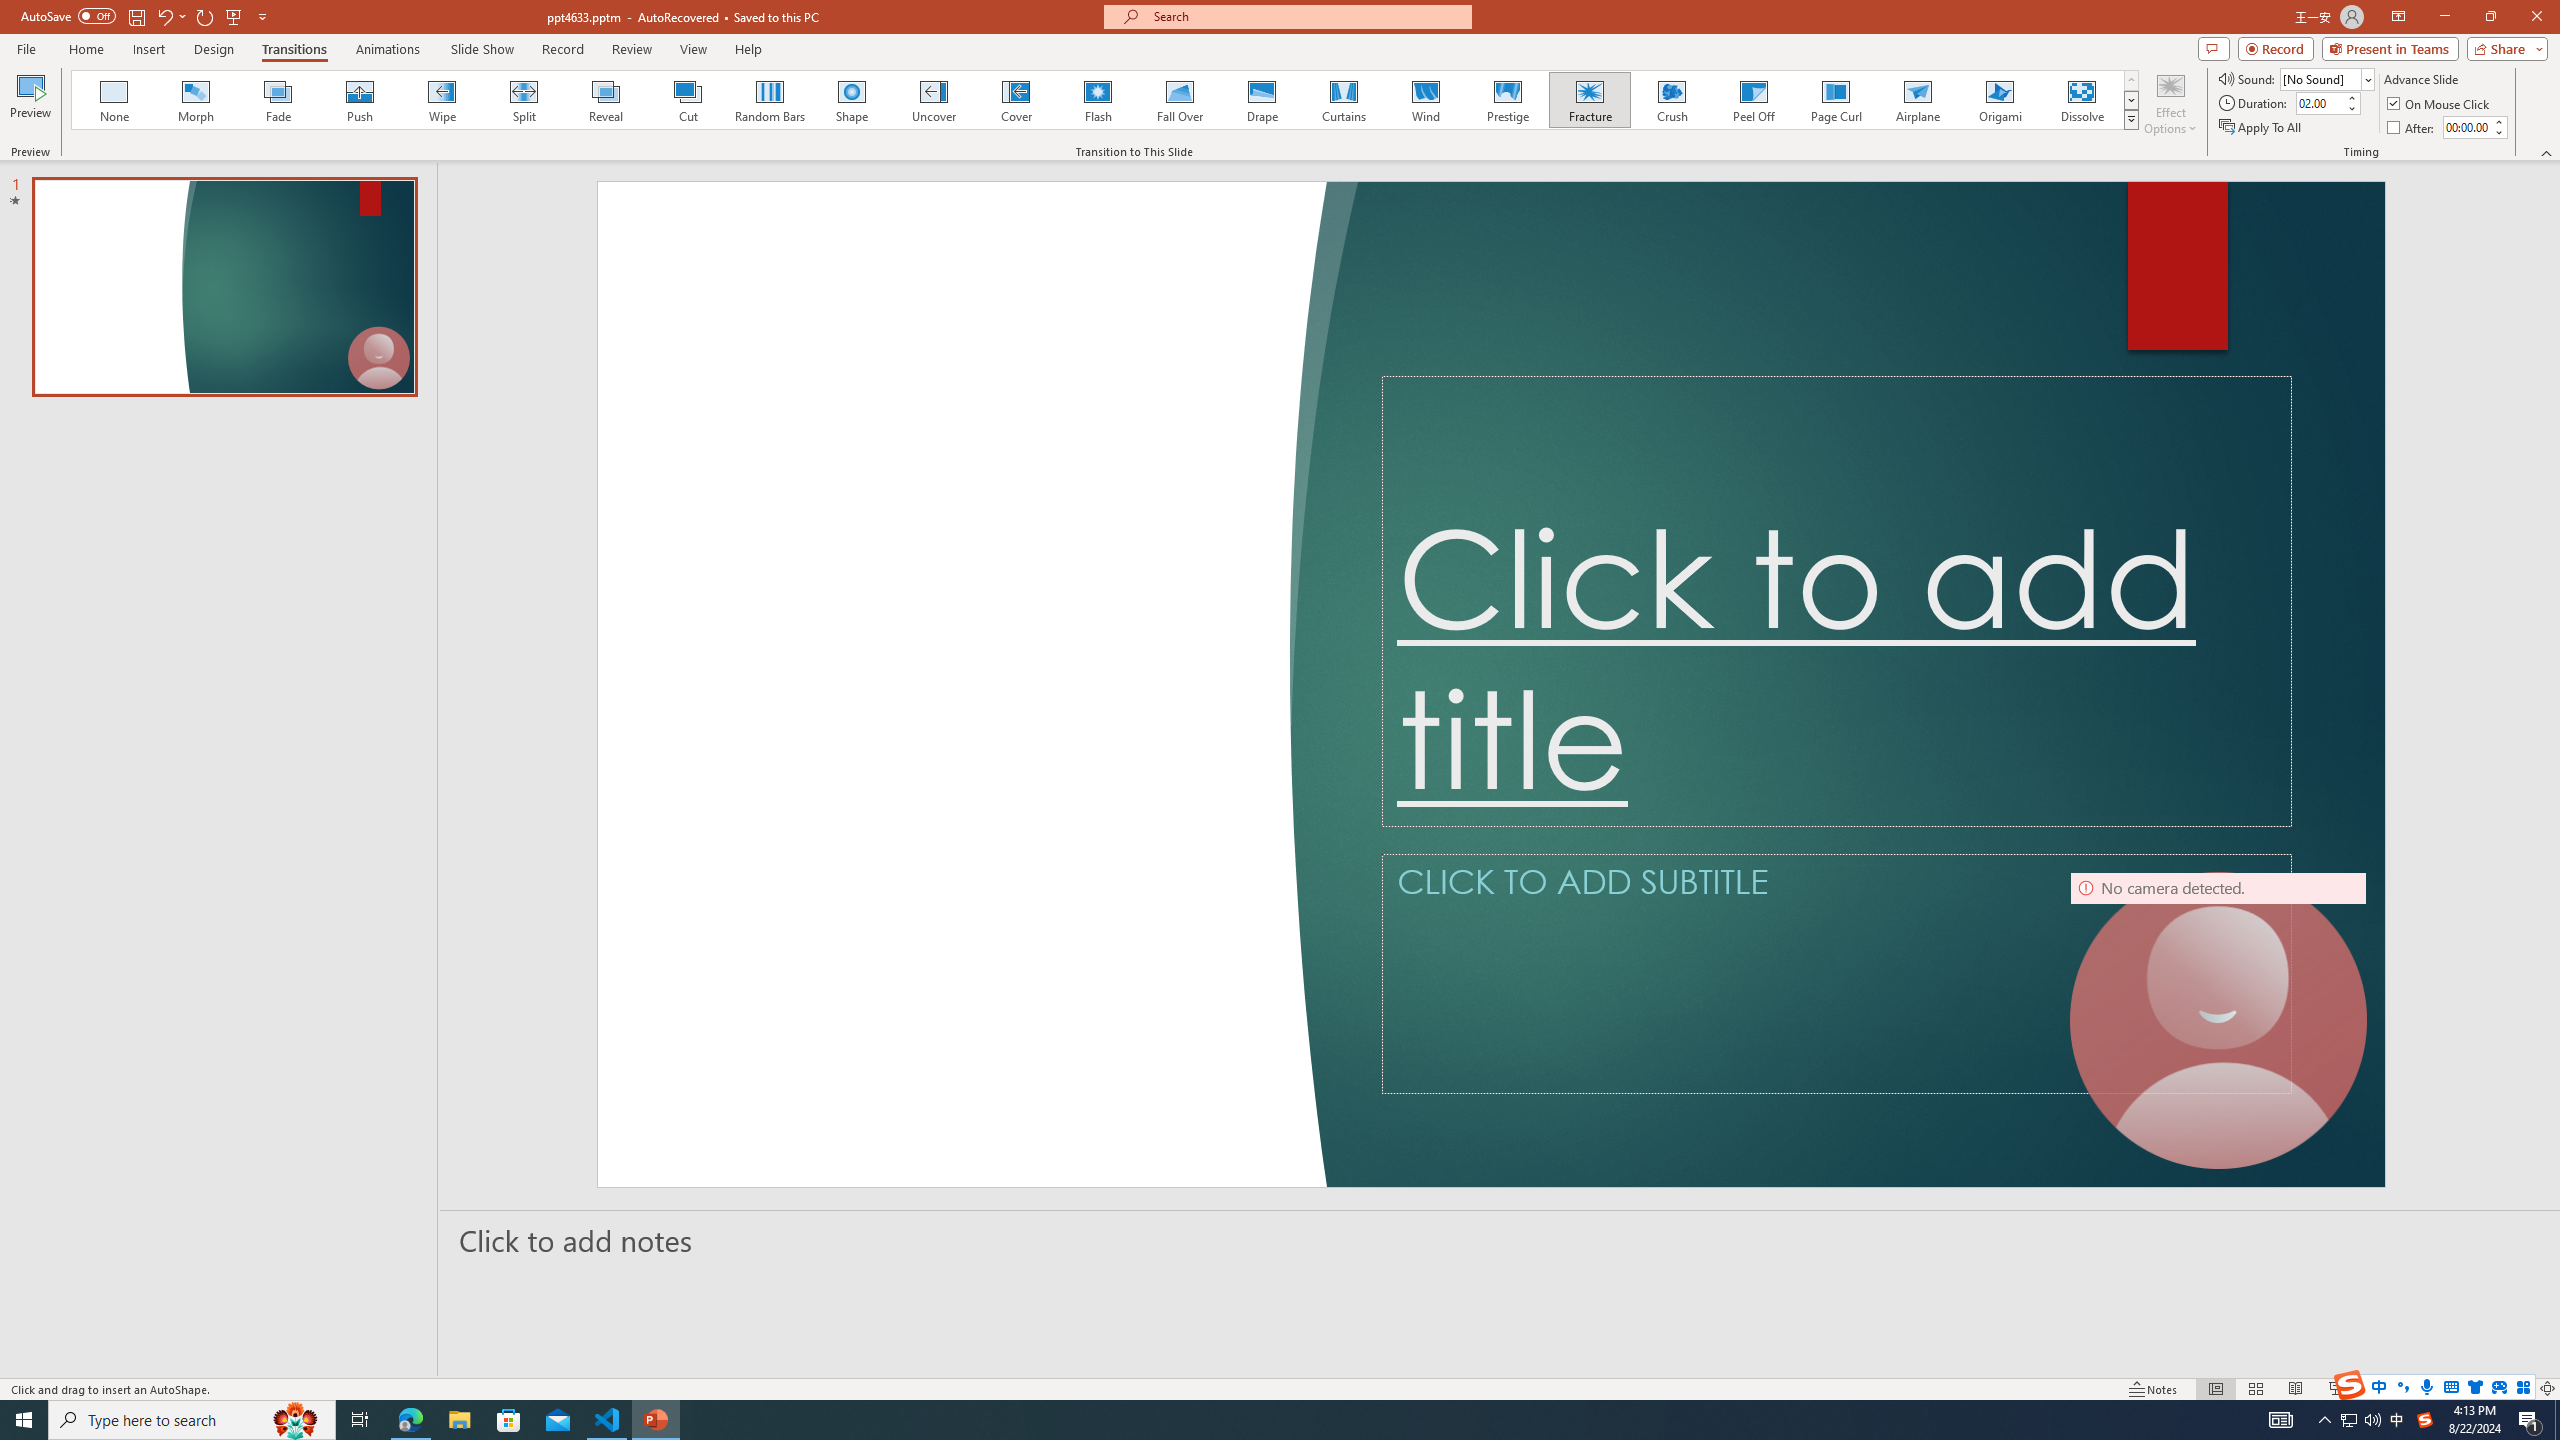 This screenshot has height=1440, width=2560. Describe the element at coordinates (1344, 99) in the screenshot. I see `'Curtains'` at that location.